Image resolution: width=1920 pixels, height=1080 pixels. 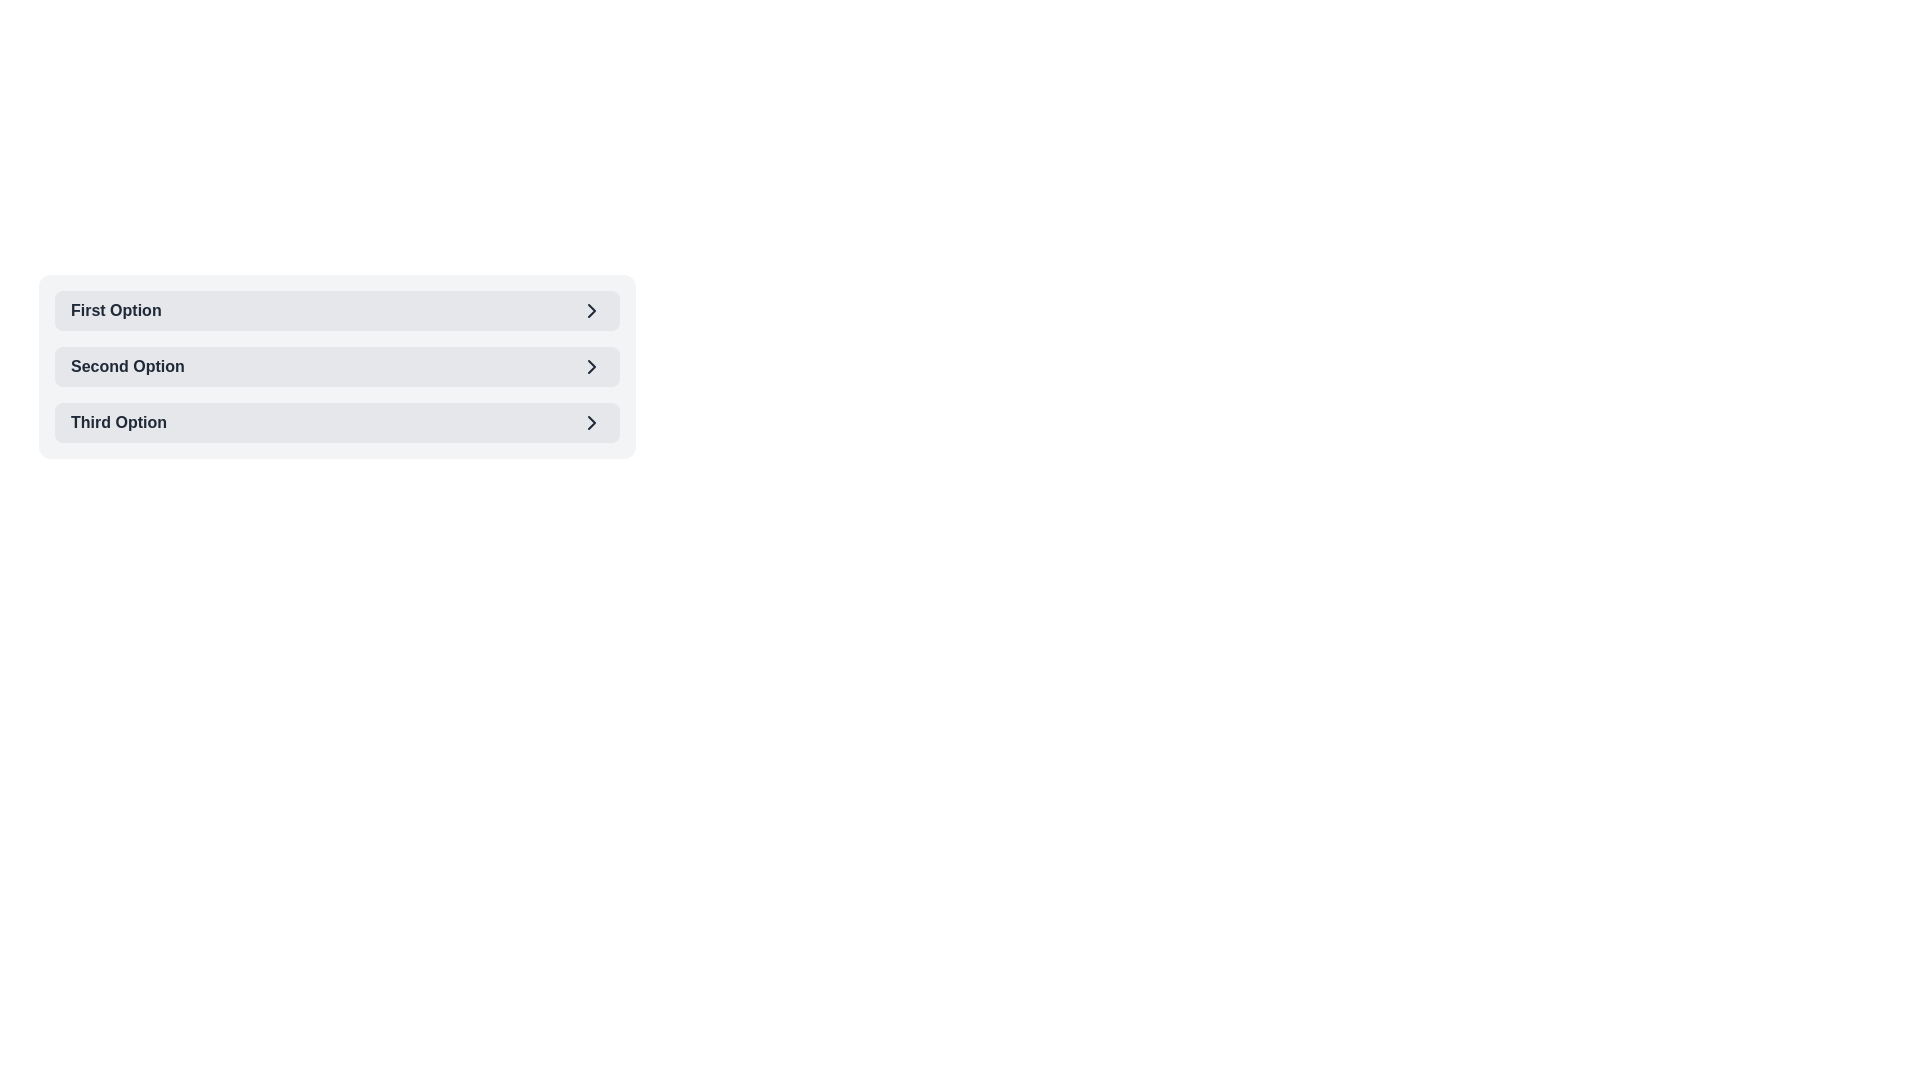 What do you see at coordinates (590, 422) in the screenshot?
I see `the right-facing chevron icon outlined in dark color on a light gray background located in the 'Third Option' row to interact with it` at bounding box center [590, 422].